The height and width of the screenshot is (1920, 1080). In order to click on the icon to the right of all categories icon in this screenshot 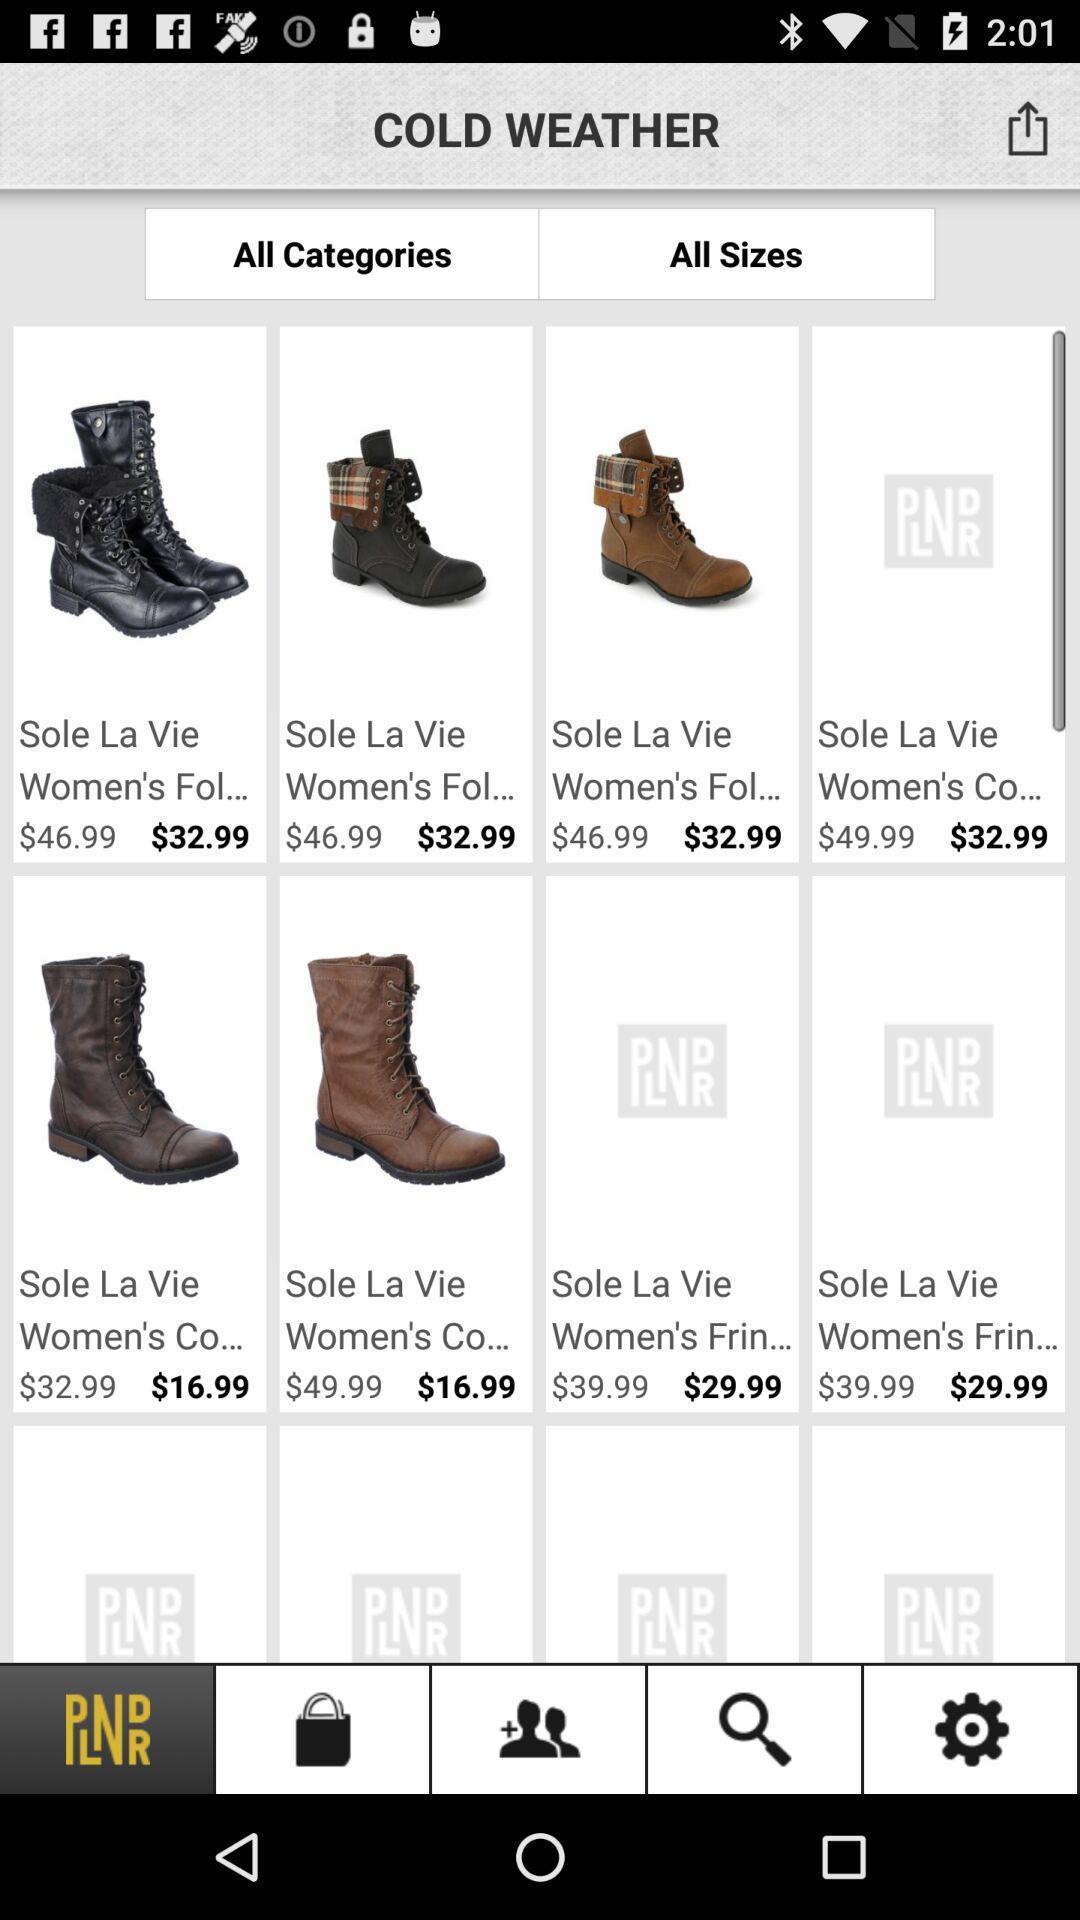, I will do `click(736, 252)`.